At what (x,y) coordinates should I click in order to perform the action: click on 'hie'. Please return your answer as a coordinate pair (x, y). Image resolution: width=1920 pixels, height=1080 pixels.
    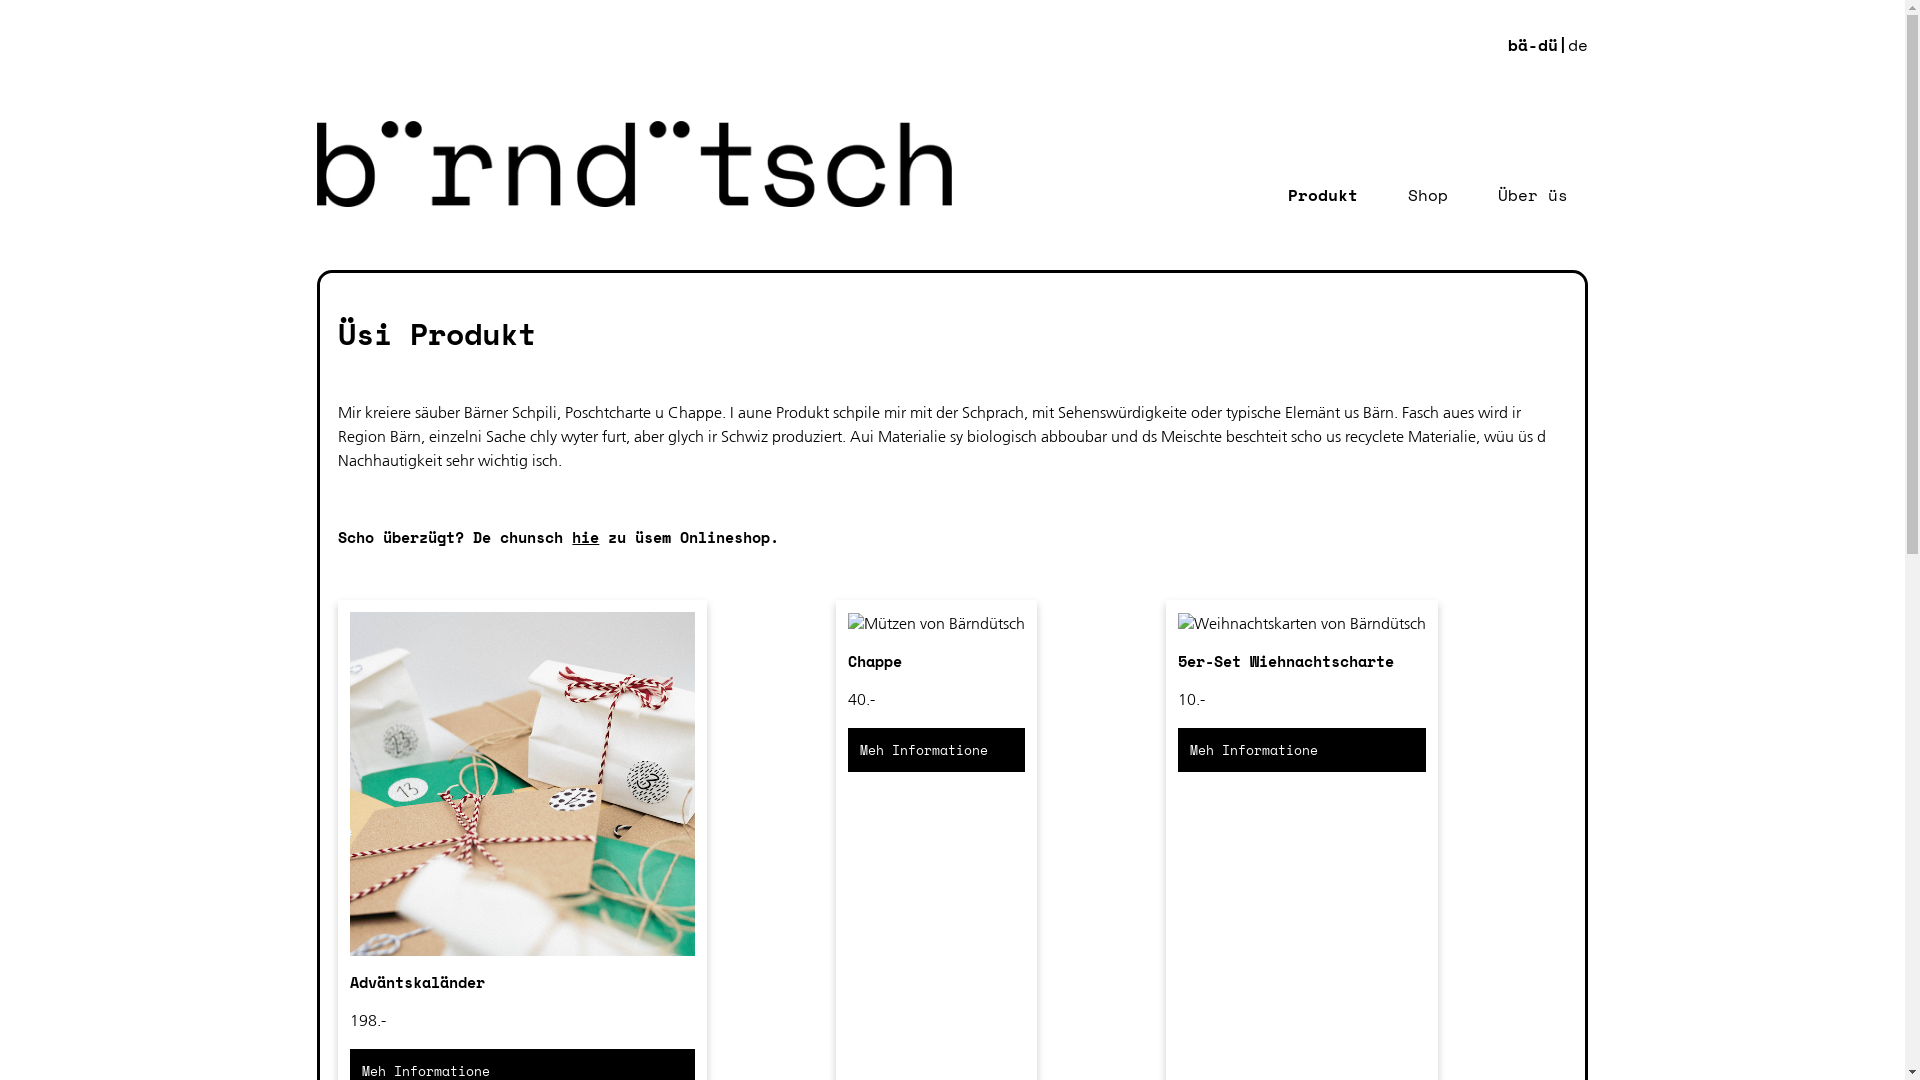
    Looking at the image, I should click on (584, 535).